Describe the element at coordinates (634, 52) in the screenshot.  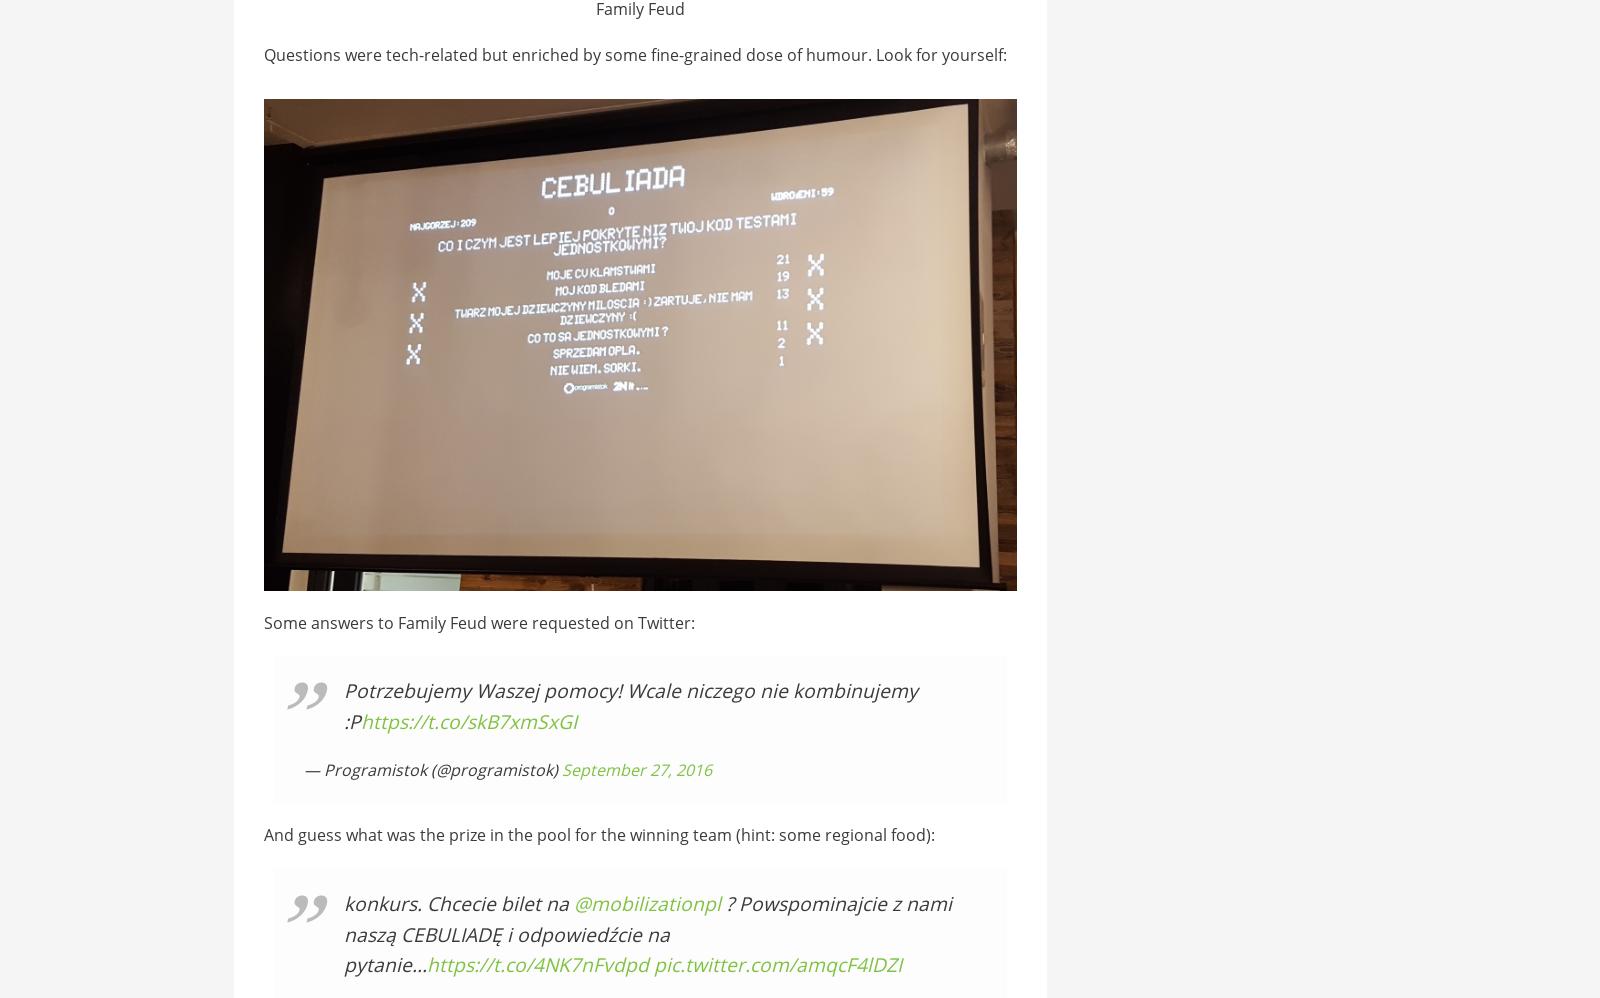
I see `'Questions were tech-related but enriched by some fine-grained dose of humour. Look for yourself:'` at that location.